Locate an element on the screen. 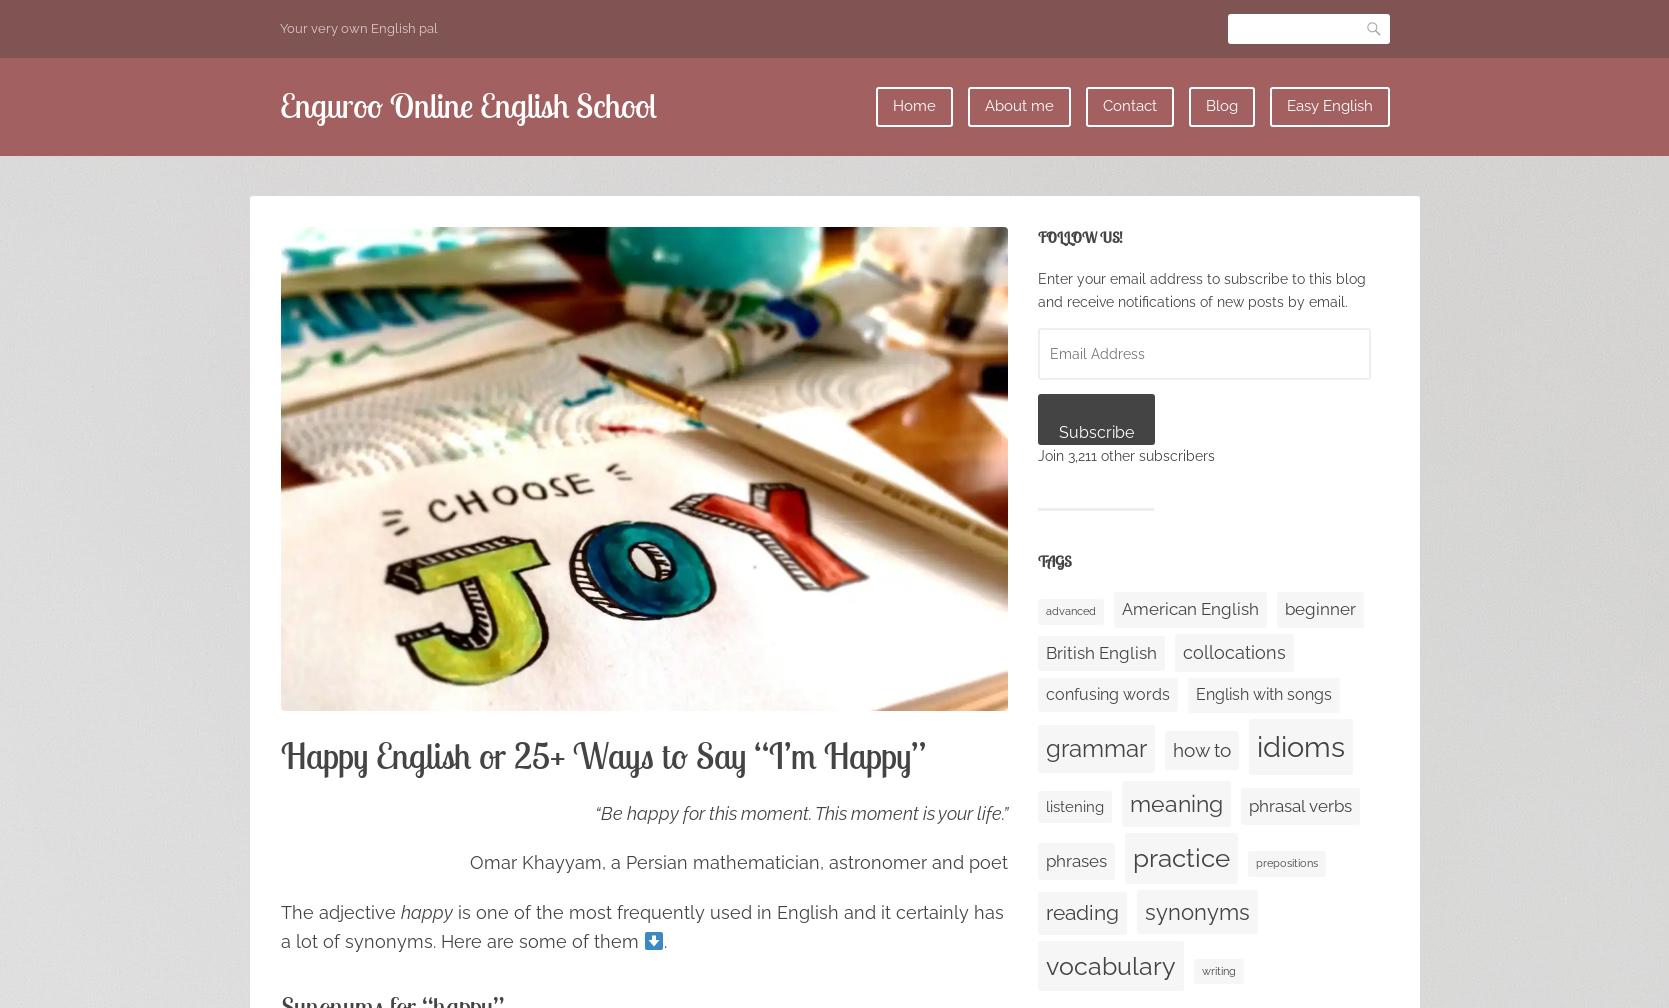 Image resolution: width=1669 pixels, height=1008 pixels. 'reading' is located at coordinates (1081, 911).